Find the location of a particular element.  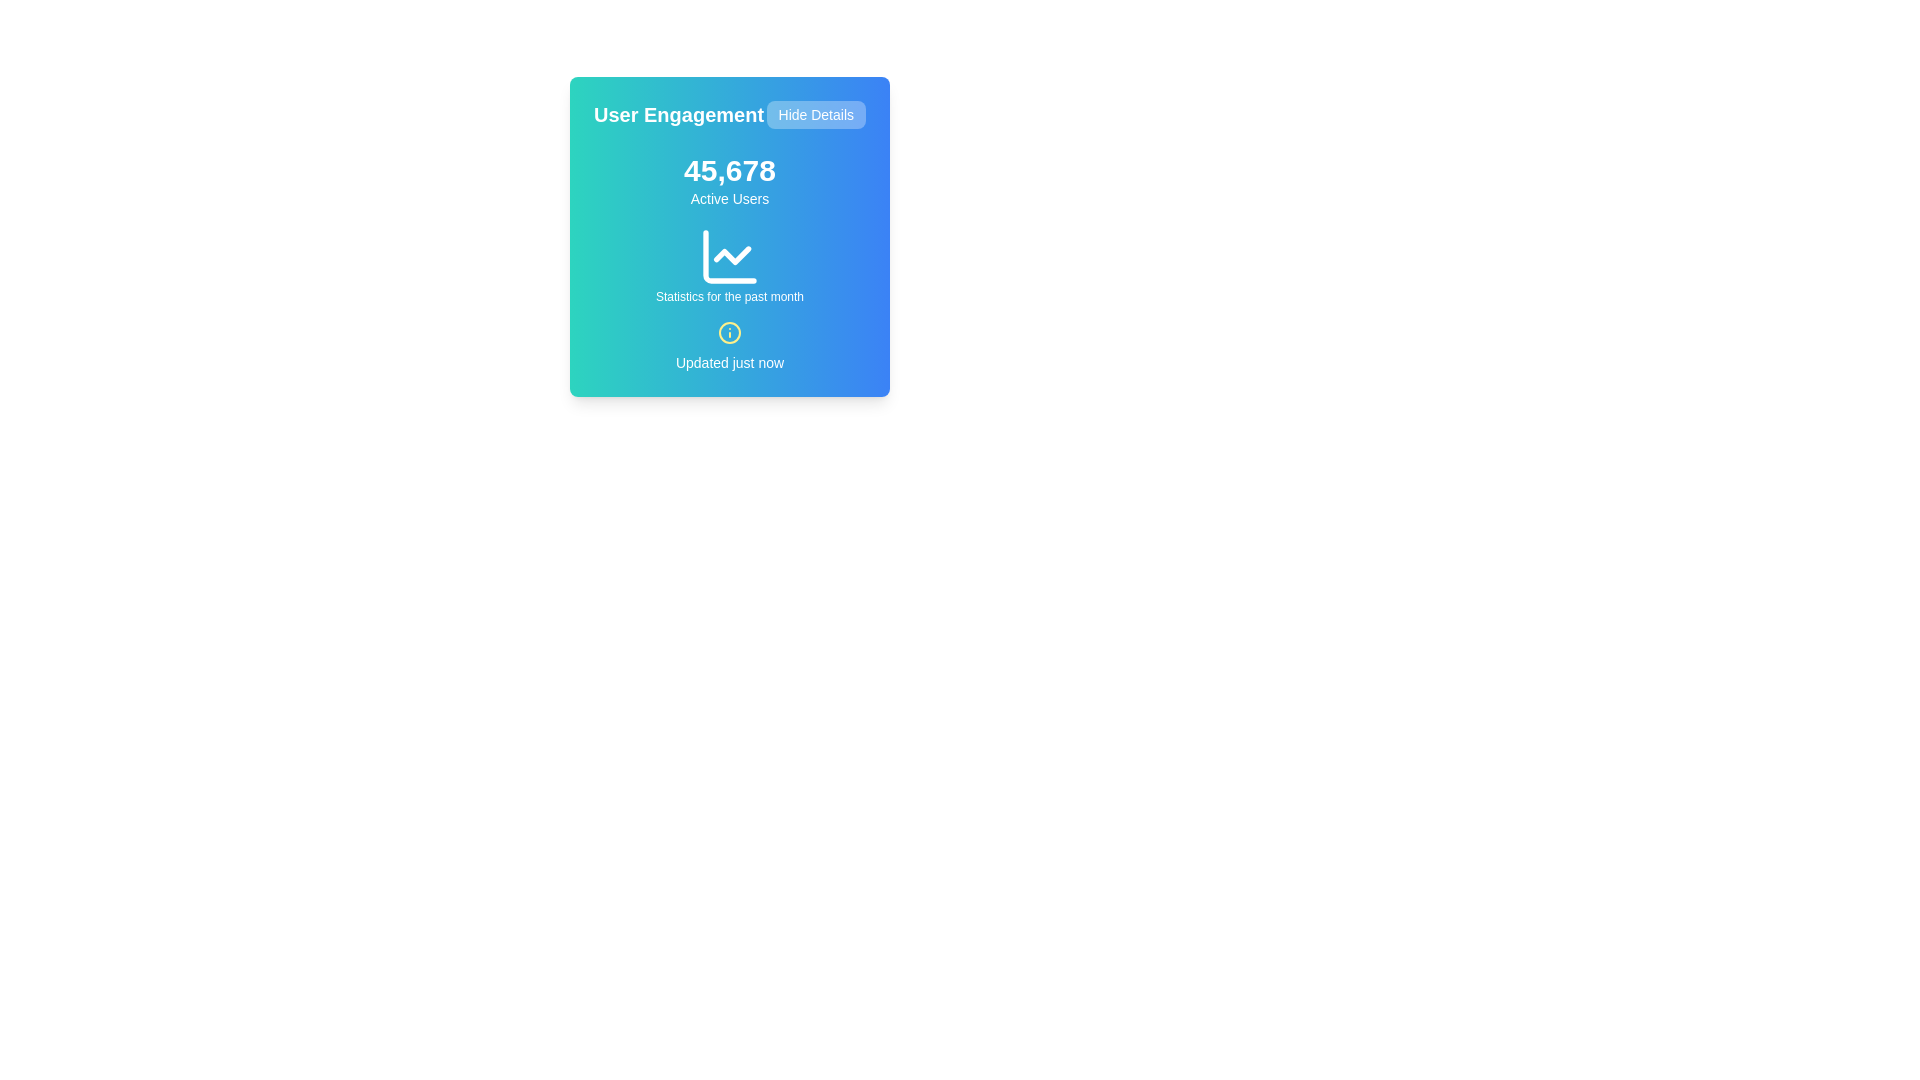

the first and largest text element displaying the count of active users in the User Engagement section is located at coordinates (728, 169).